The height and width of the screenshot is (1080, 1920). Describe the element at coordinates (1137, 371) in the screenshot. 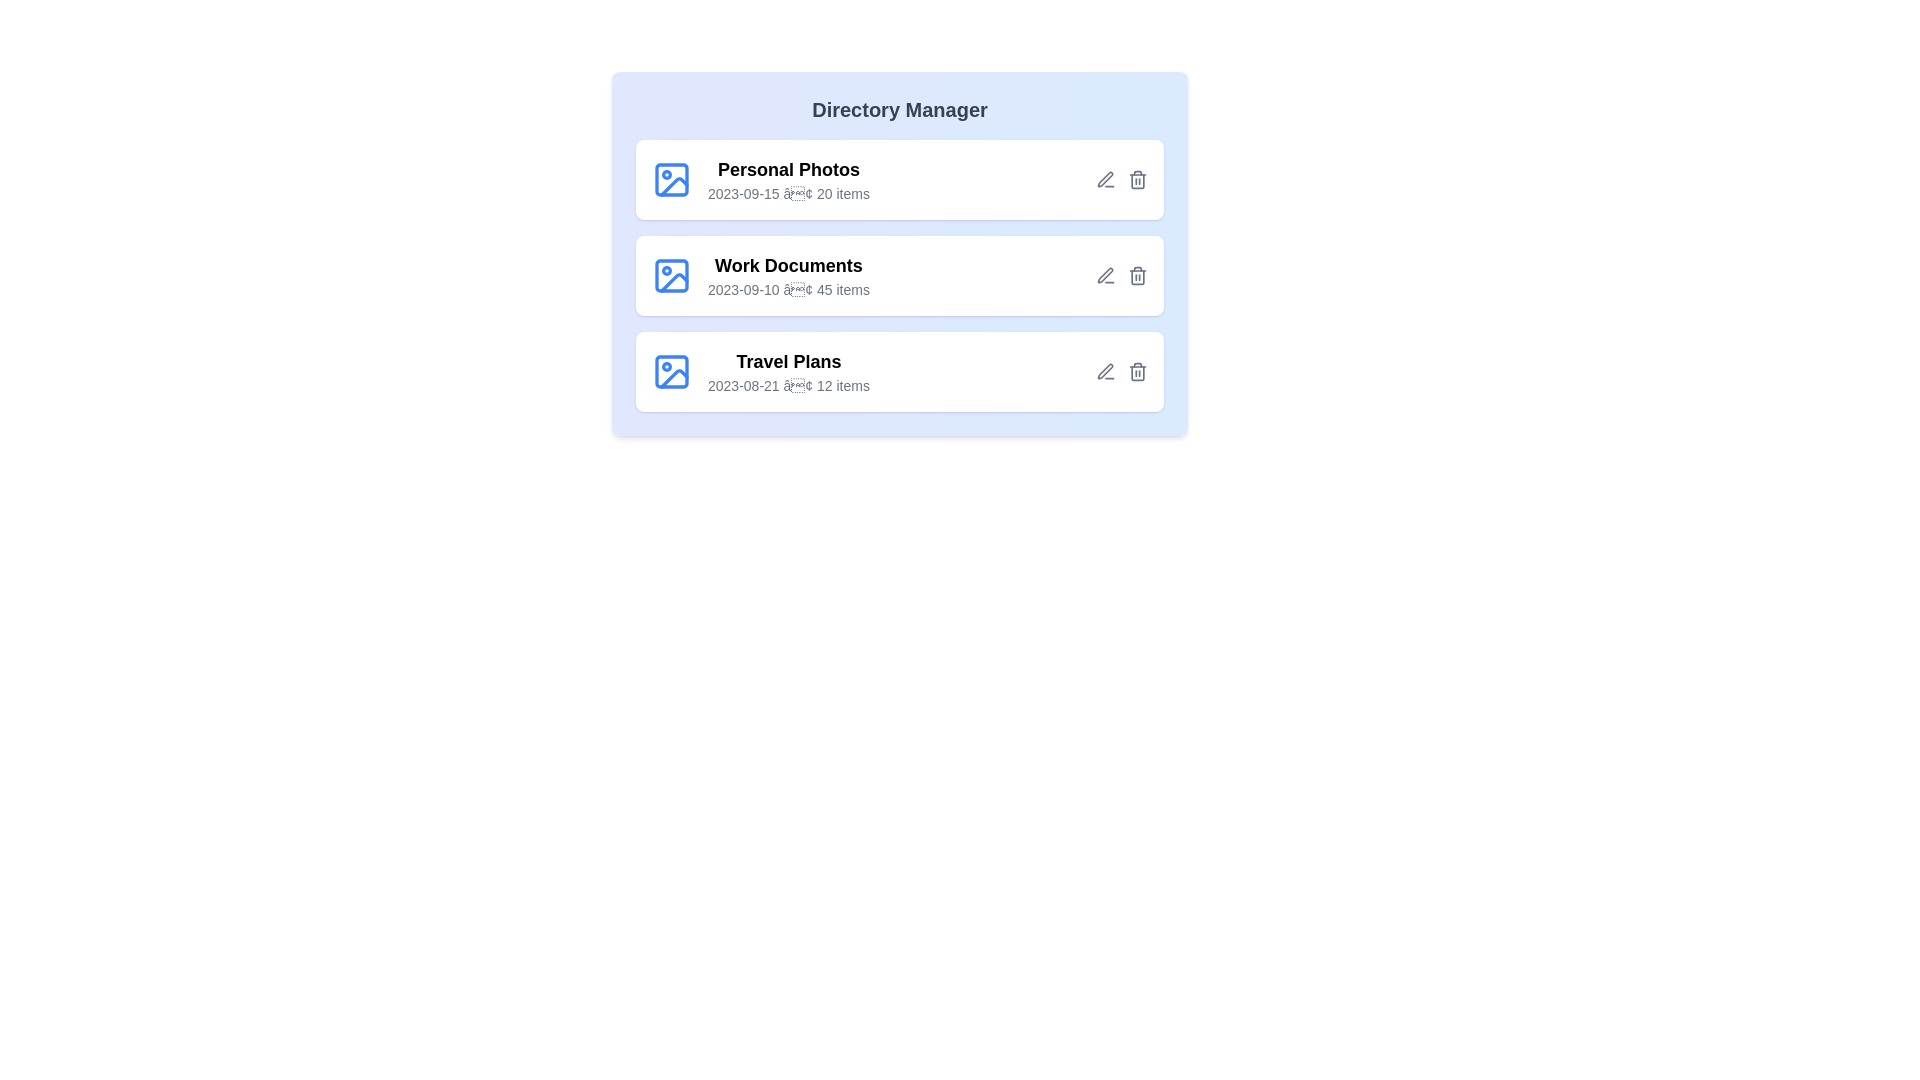

I see `the delete icon for the directory named Travel Plans` at that location.